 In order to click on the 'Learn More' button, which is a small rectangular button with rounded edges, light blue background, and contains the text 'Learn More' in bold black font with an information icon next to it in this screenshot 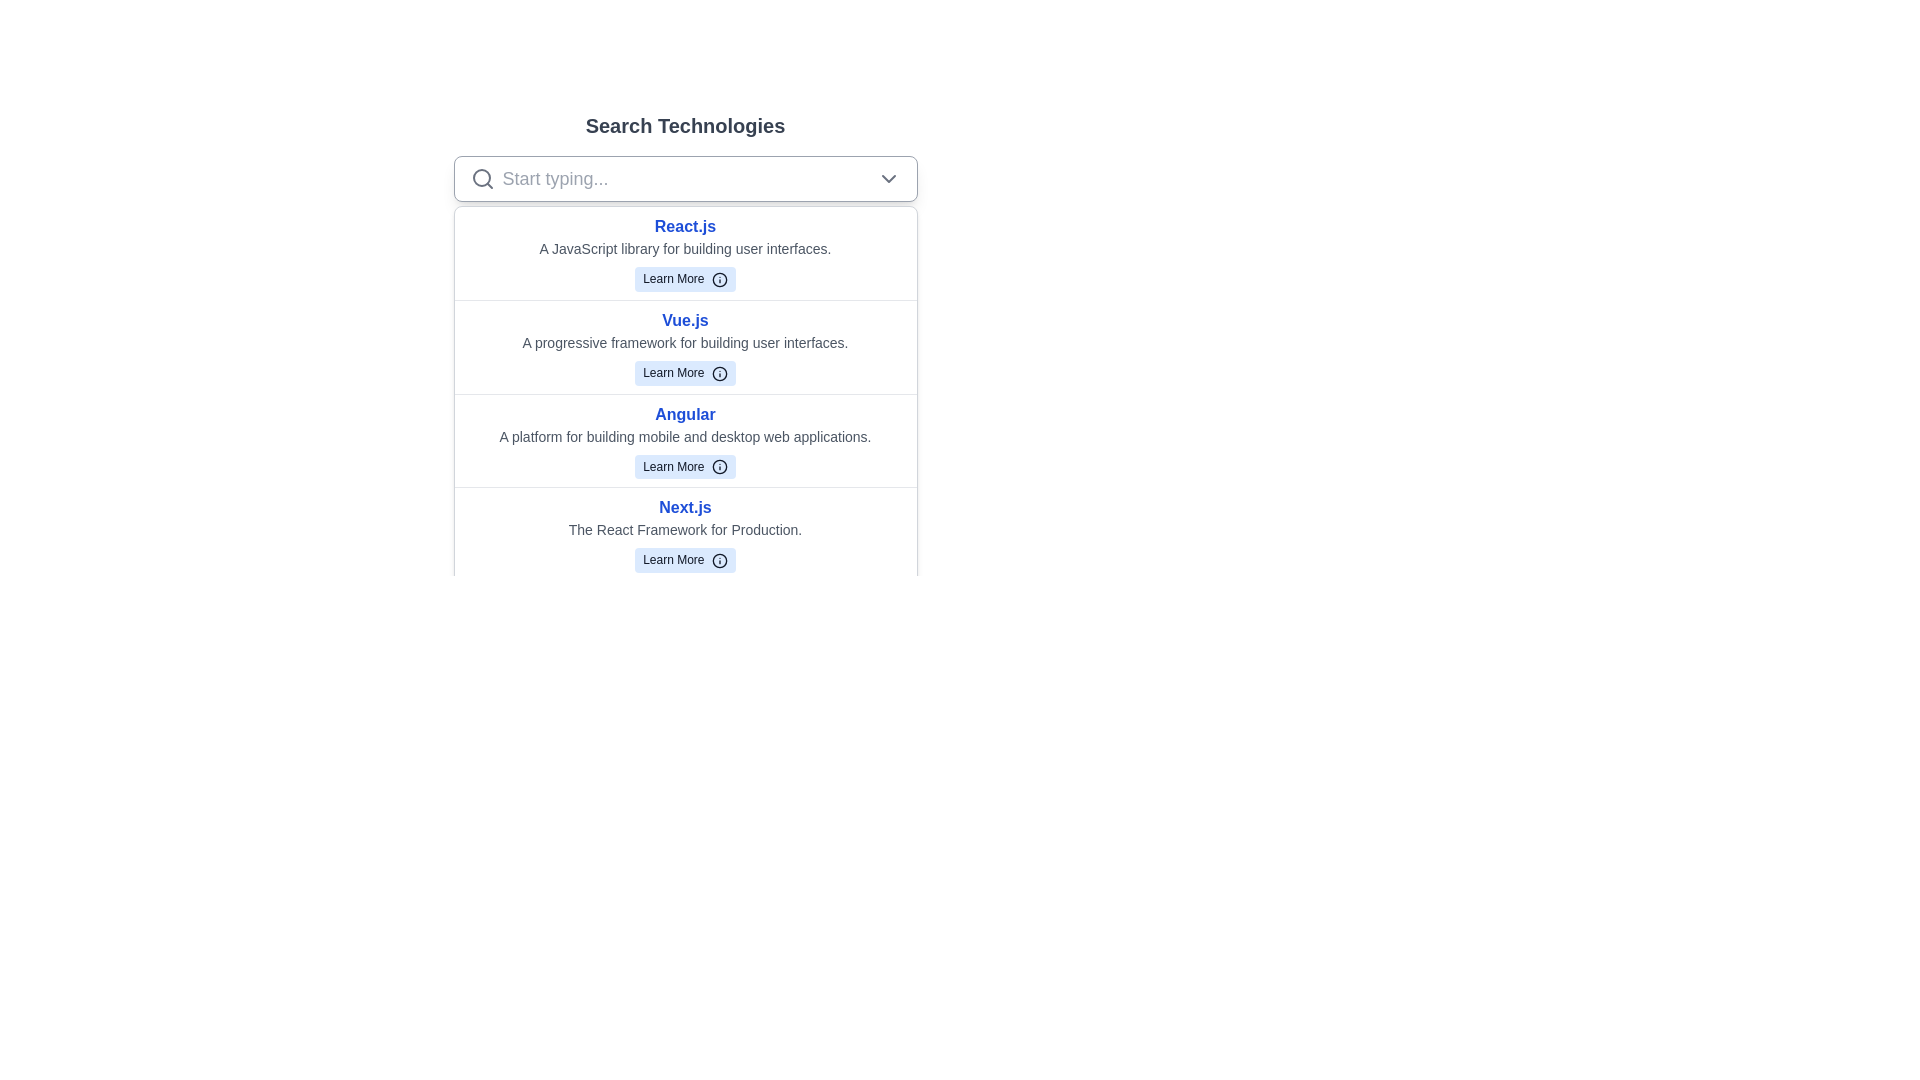, I will do `click(685, 373)`.